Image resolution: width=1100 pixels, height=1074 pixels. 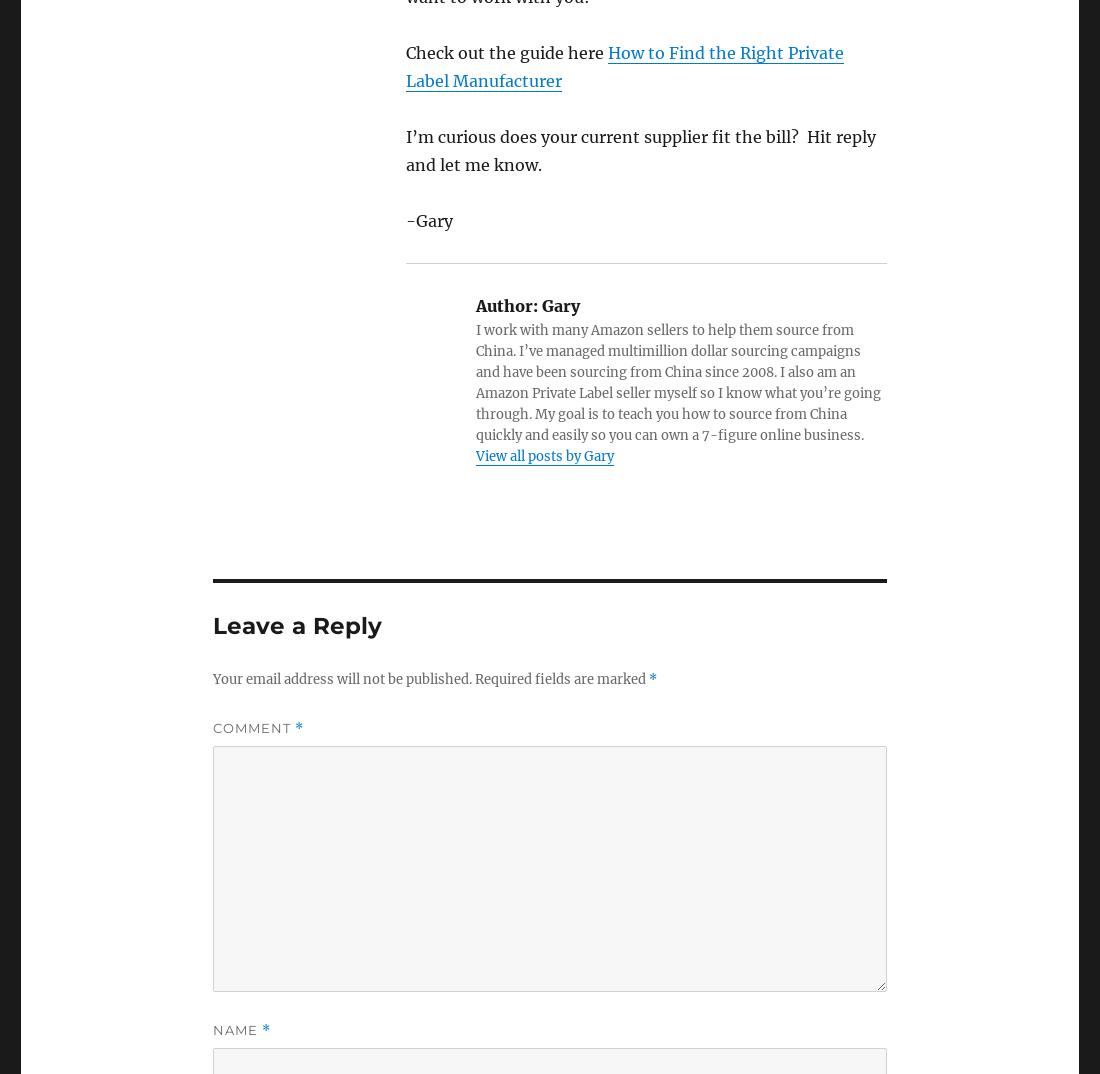 What do you see at coordinates (212, 726) in the screenshot?
I see `'Comment'` at bounding box center [212, 726].